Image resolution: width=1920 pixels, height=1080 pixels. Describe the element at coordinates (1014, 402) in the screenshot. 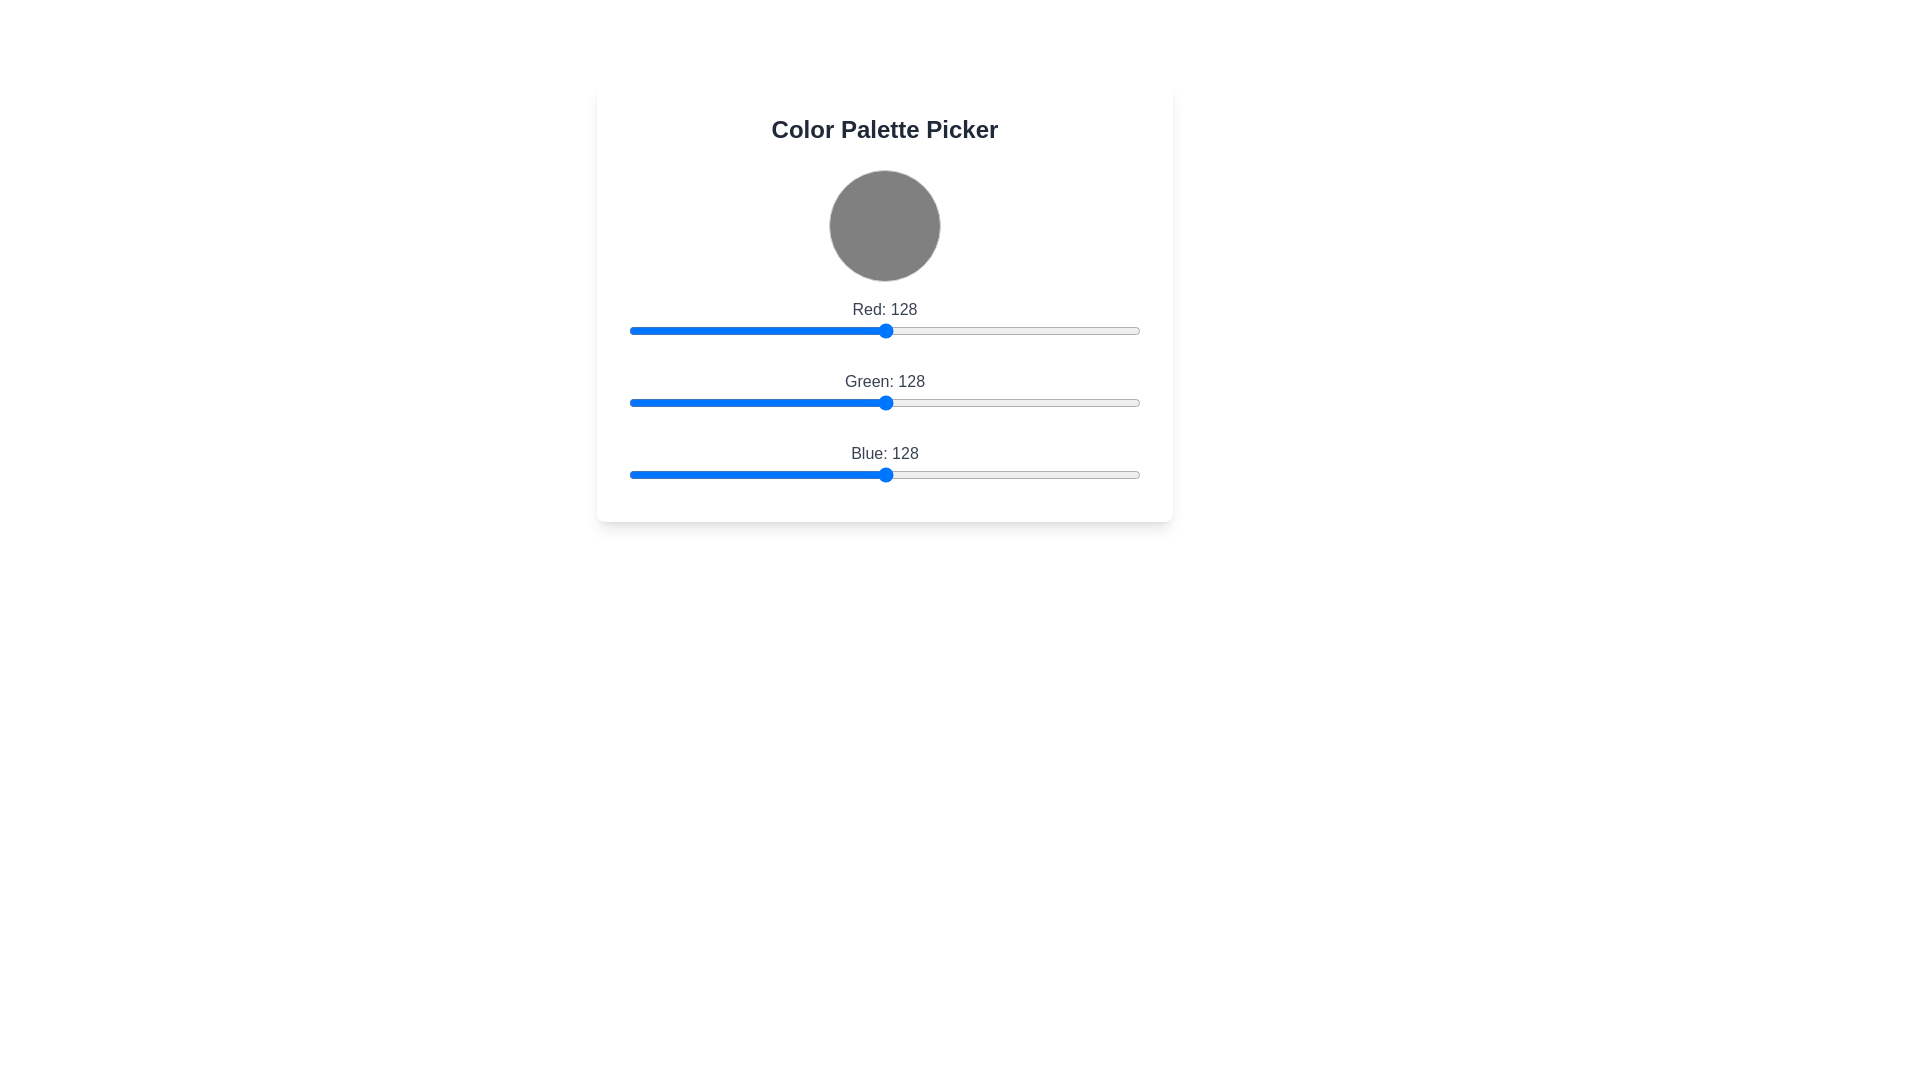

I see `the green color value` at that location.